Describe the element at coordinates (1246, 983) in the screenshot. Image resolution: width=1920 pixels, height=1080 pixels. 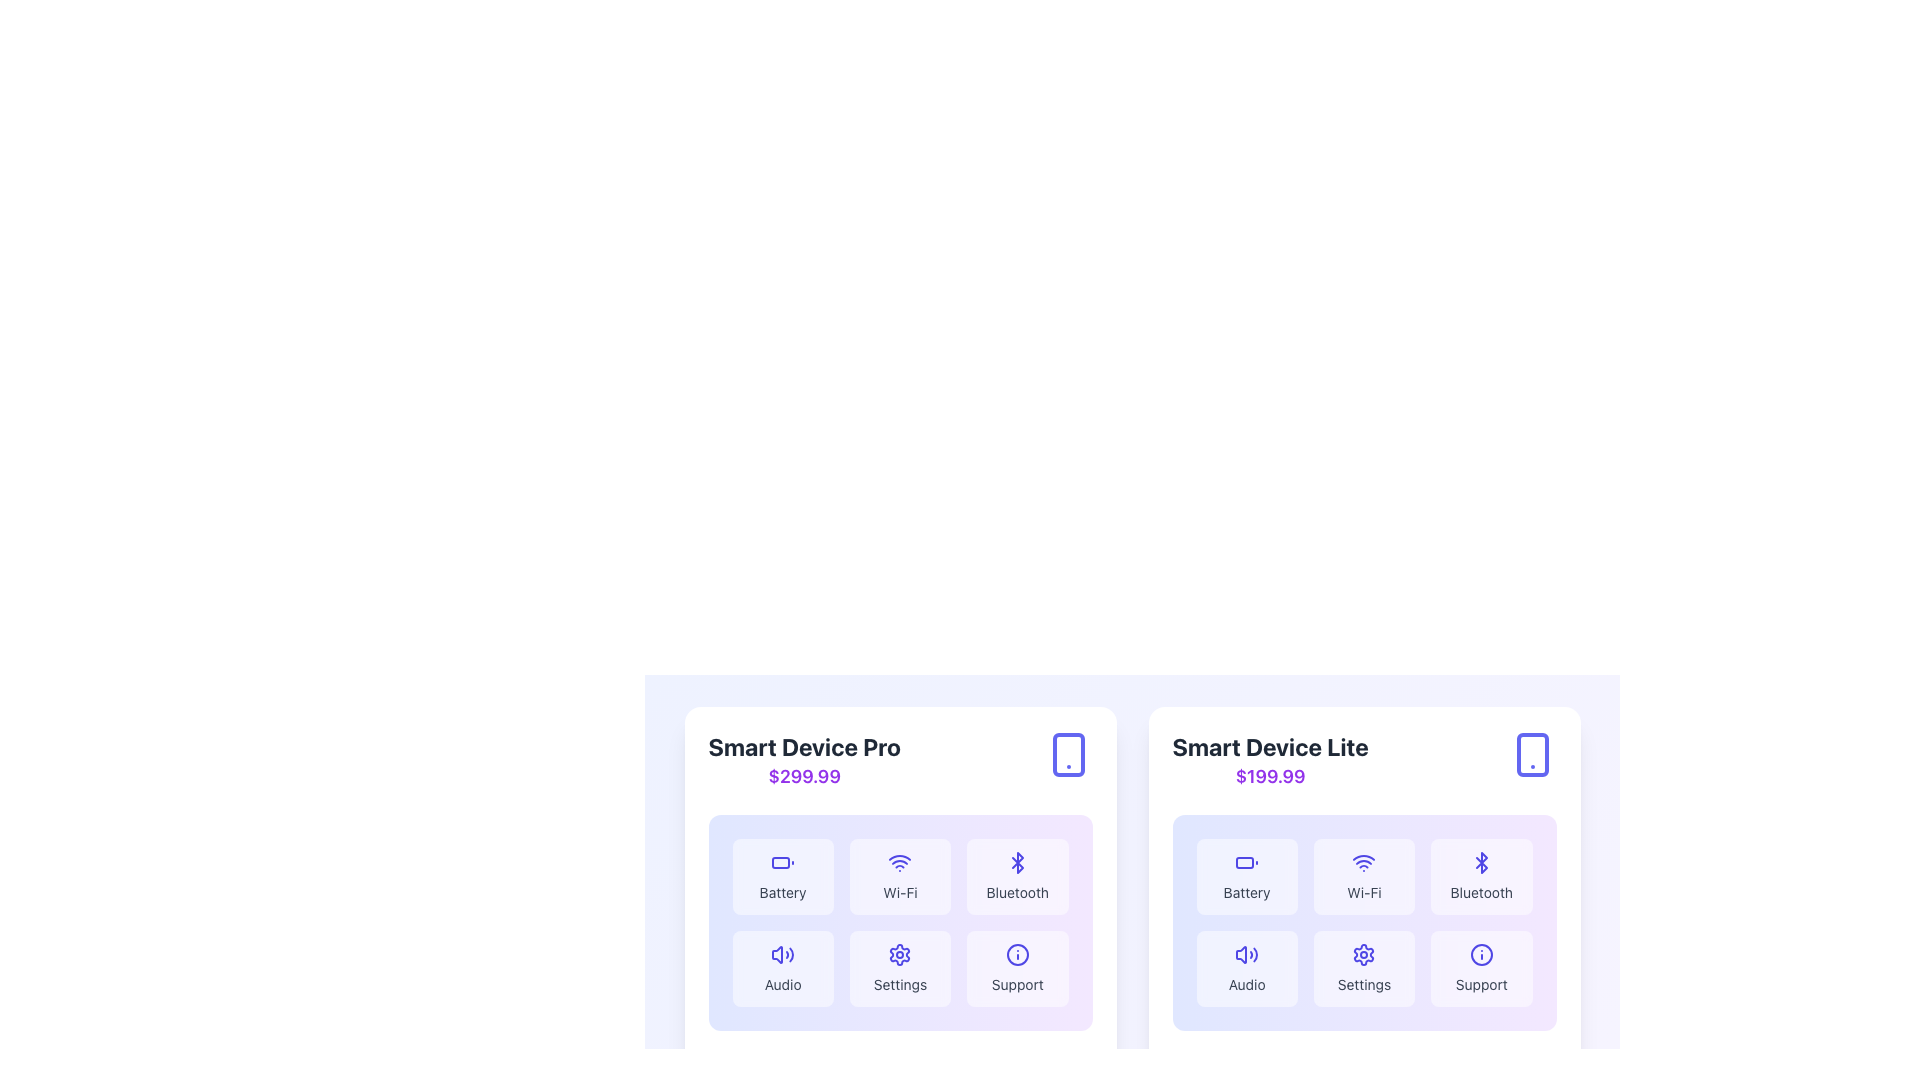
I see `the 'Audio' text label which indicates the functionality of the audio features, located centrally below the speaker icon in the 'Smart Device Lite' section` at that location.